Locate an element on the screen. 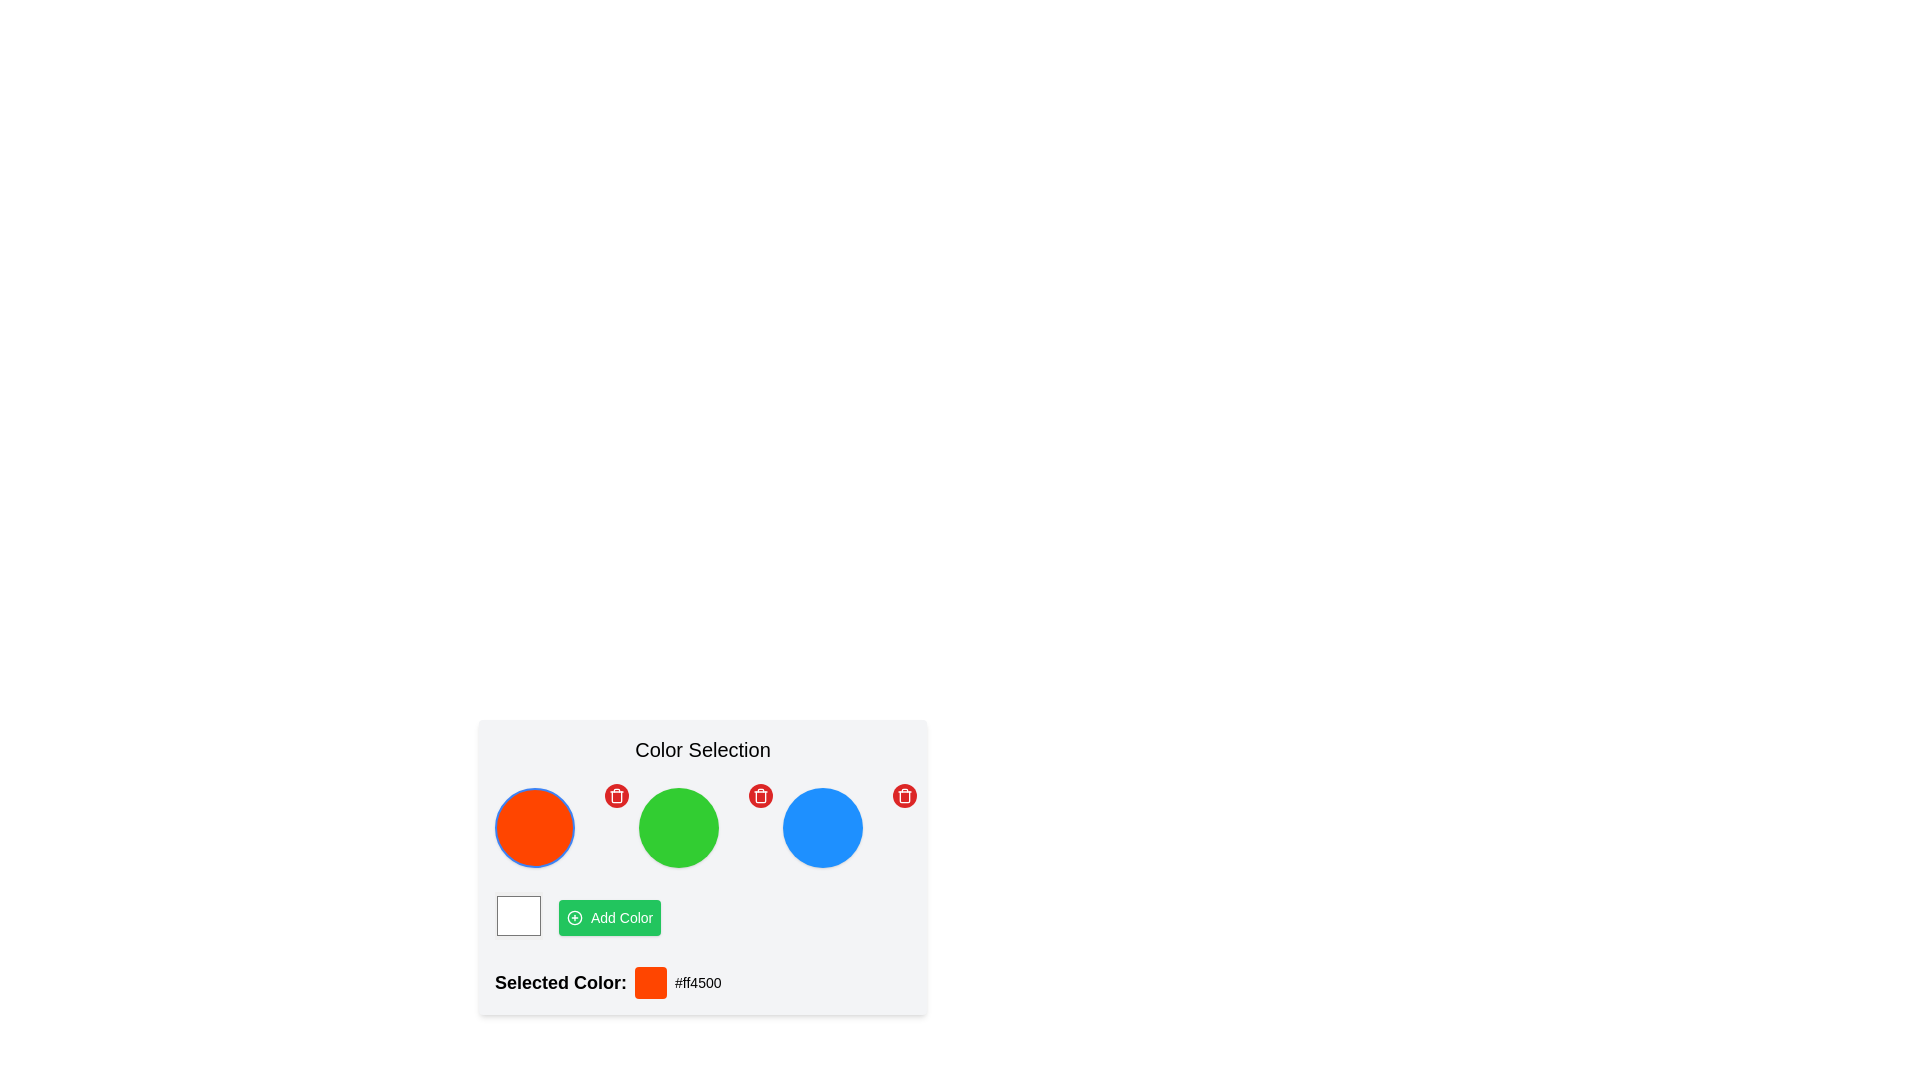  the circular plus sign icon within the 'Add Color' button is located at coordinates (574, 917).